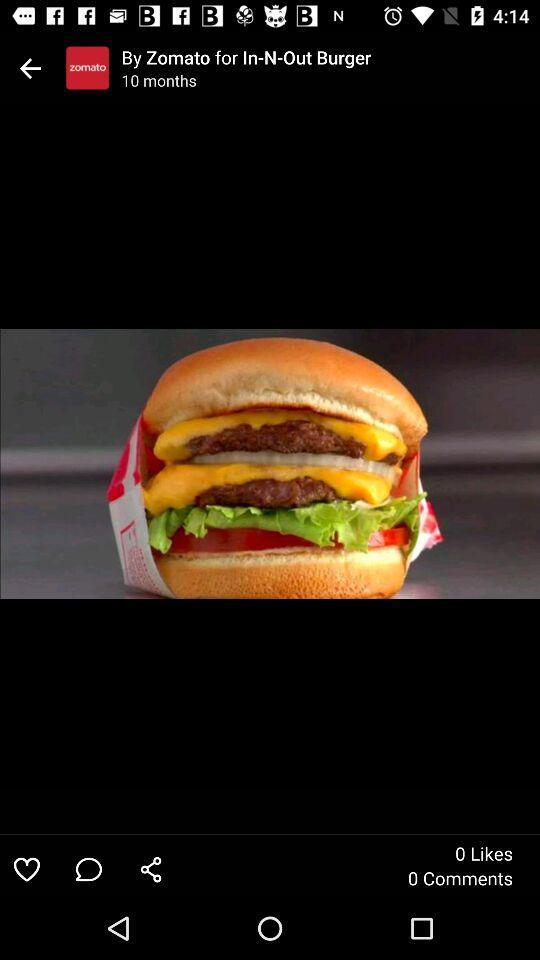 The height and width of the screenshot is (960, 540). What do you see at coordinates (29, 68) in the screenshot?
I see `the arrow_backward icon` at bounding box center [29, 68].